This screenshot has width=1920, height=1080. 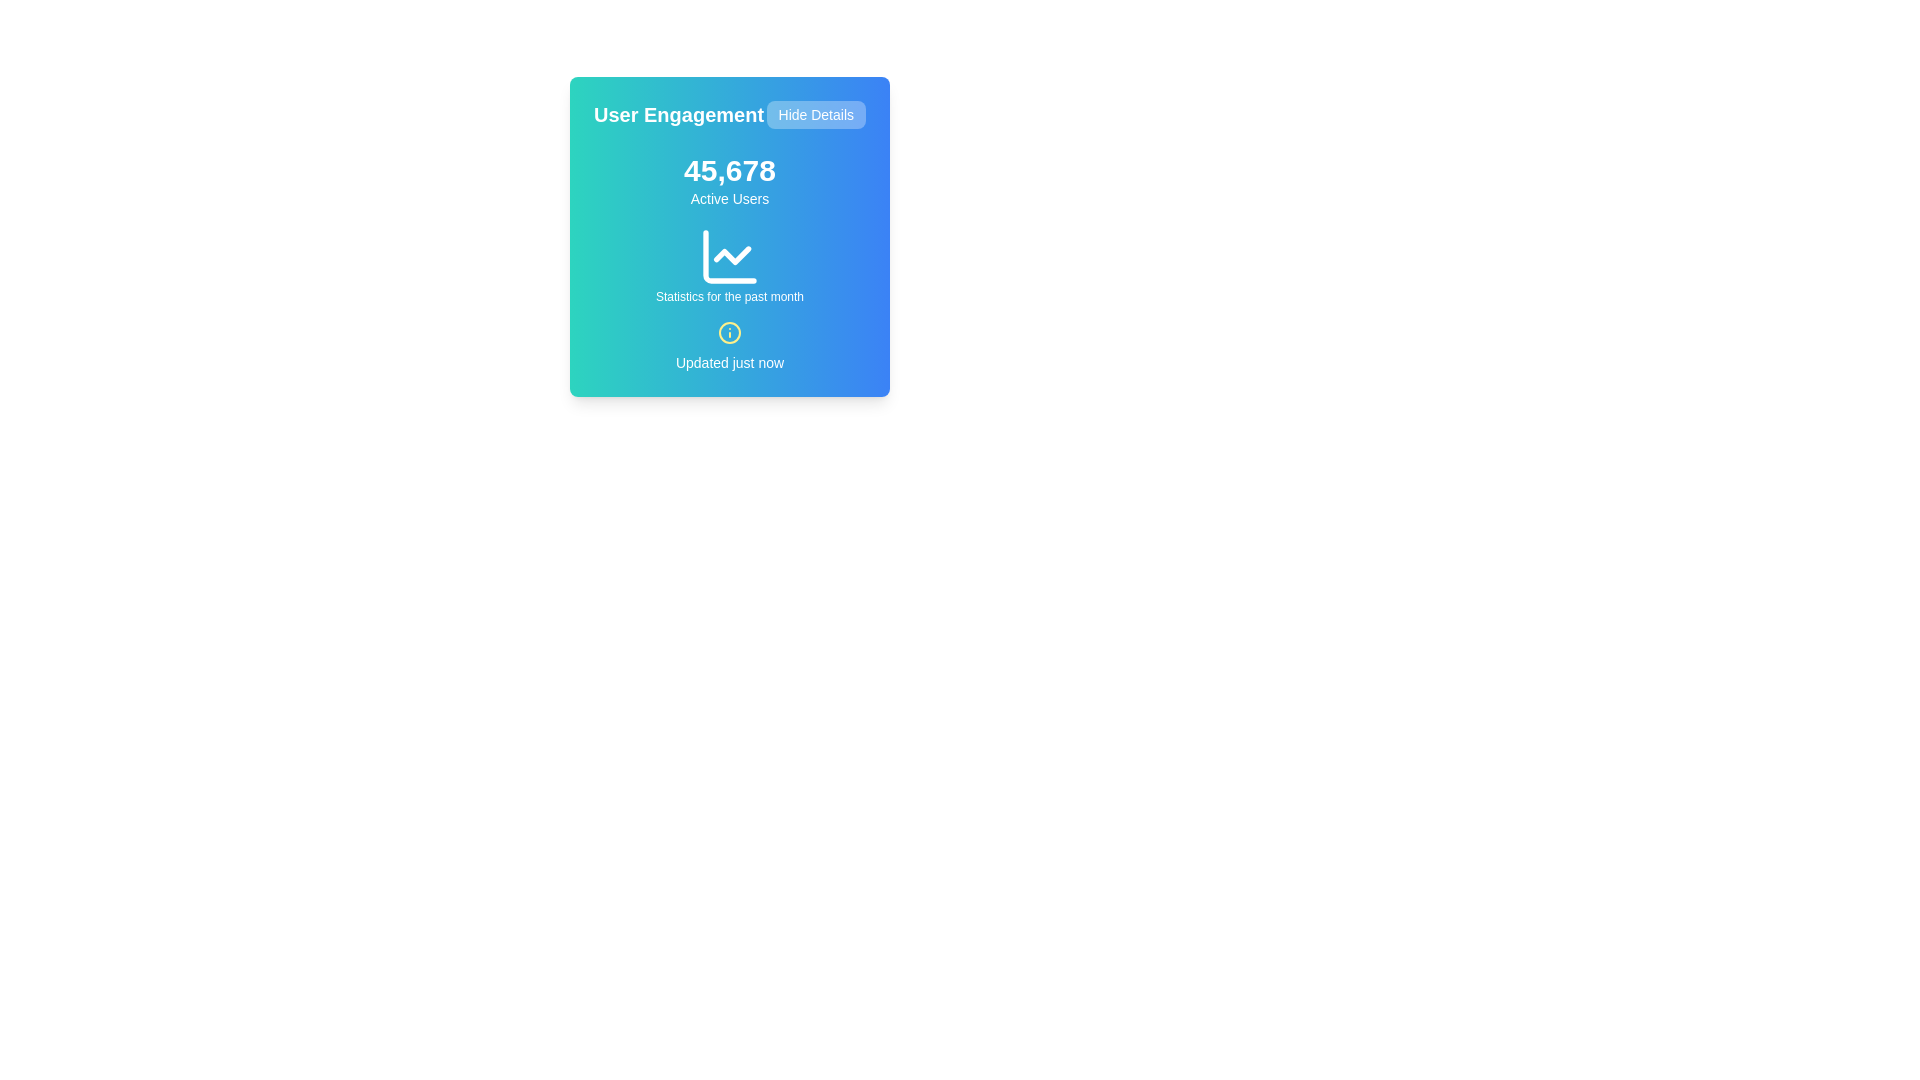 What do you see at coordinates (728, 346) in the screenshot?
I see `the Informative label displaying 'Updated just now', located below the 'Statistics for the past month' text within the 'User Engagement' card` at bounding box center [728, 346].